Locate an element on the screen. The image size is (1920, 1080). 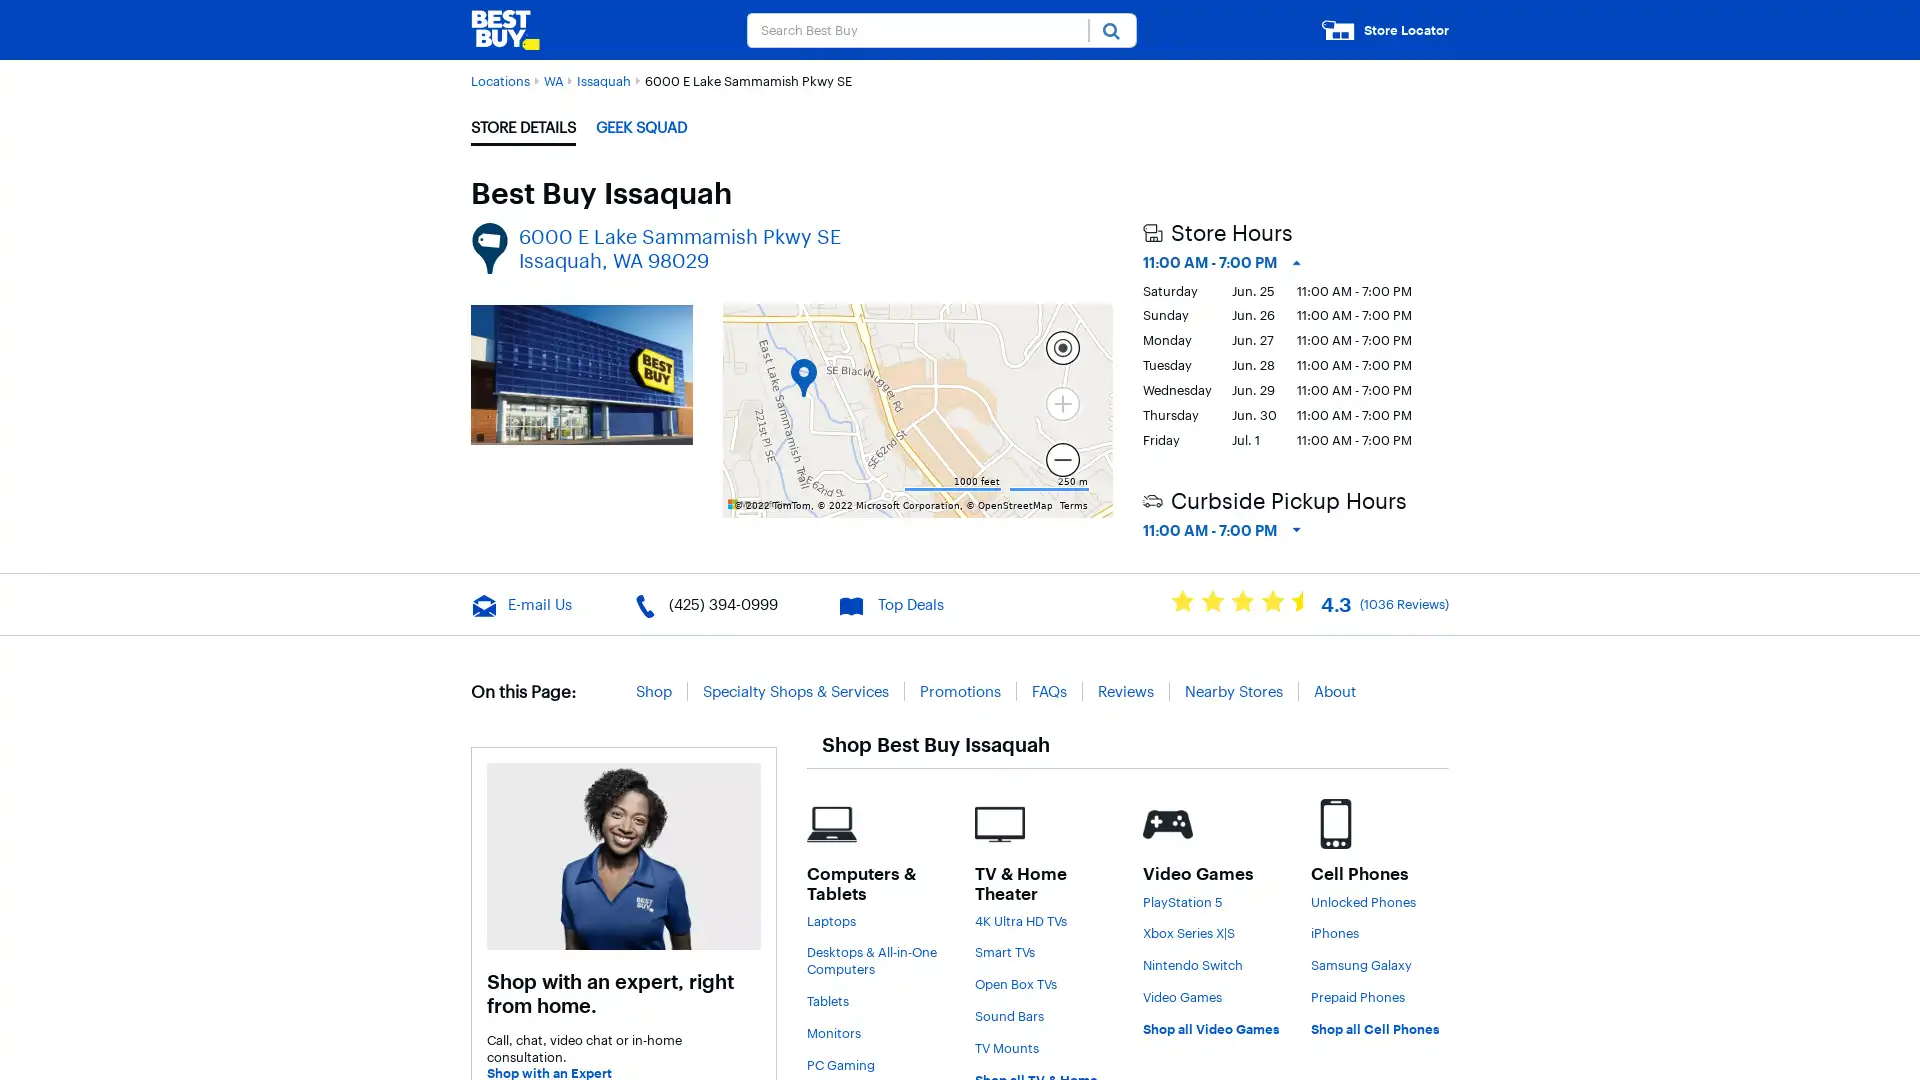
11:00 AM To 7:00 PM is located at coordinates (1220, 261).